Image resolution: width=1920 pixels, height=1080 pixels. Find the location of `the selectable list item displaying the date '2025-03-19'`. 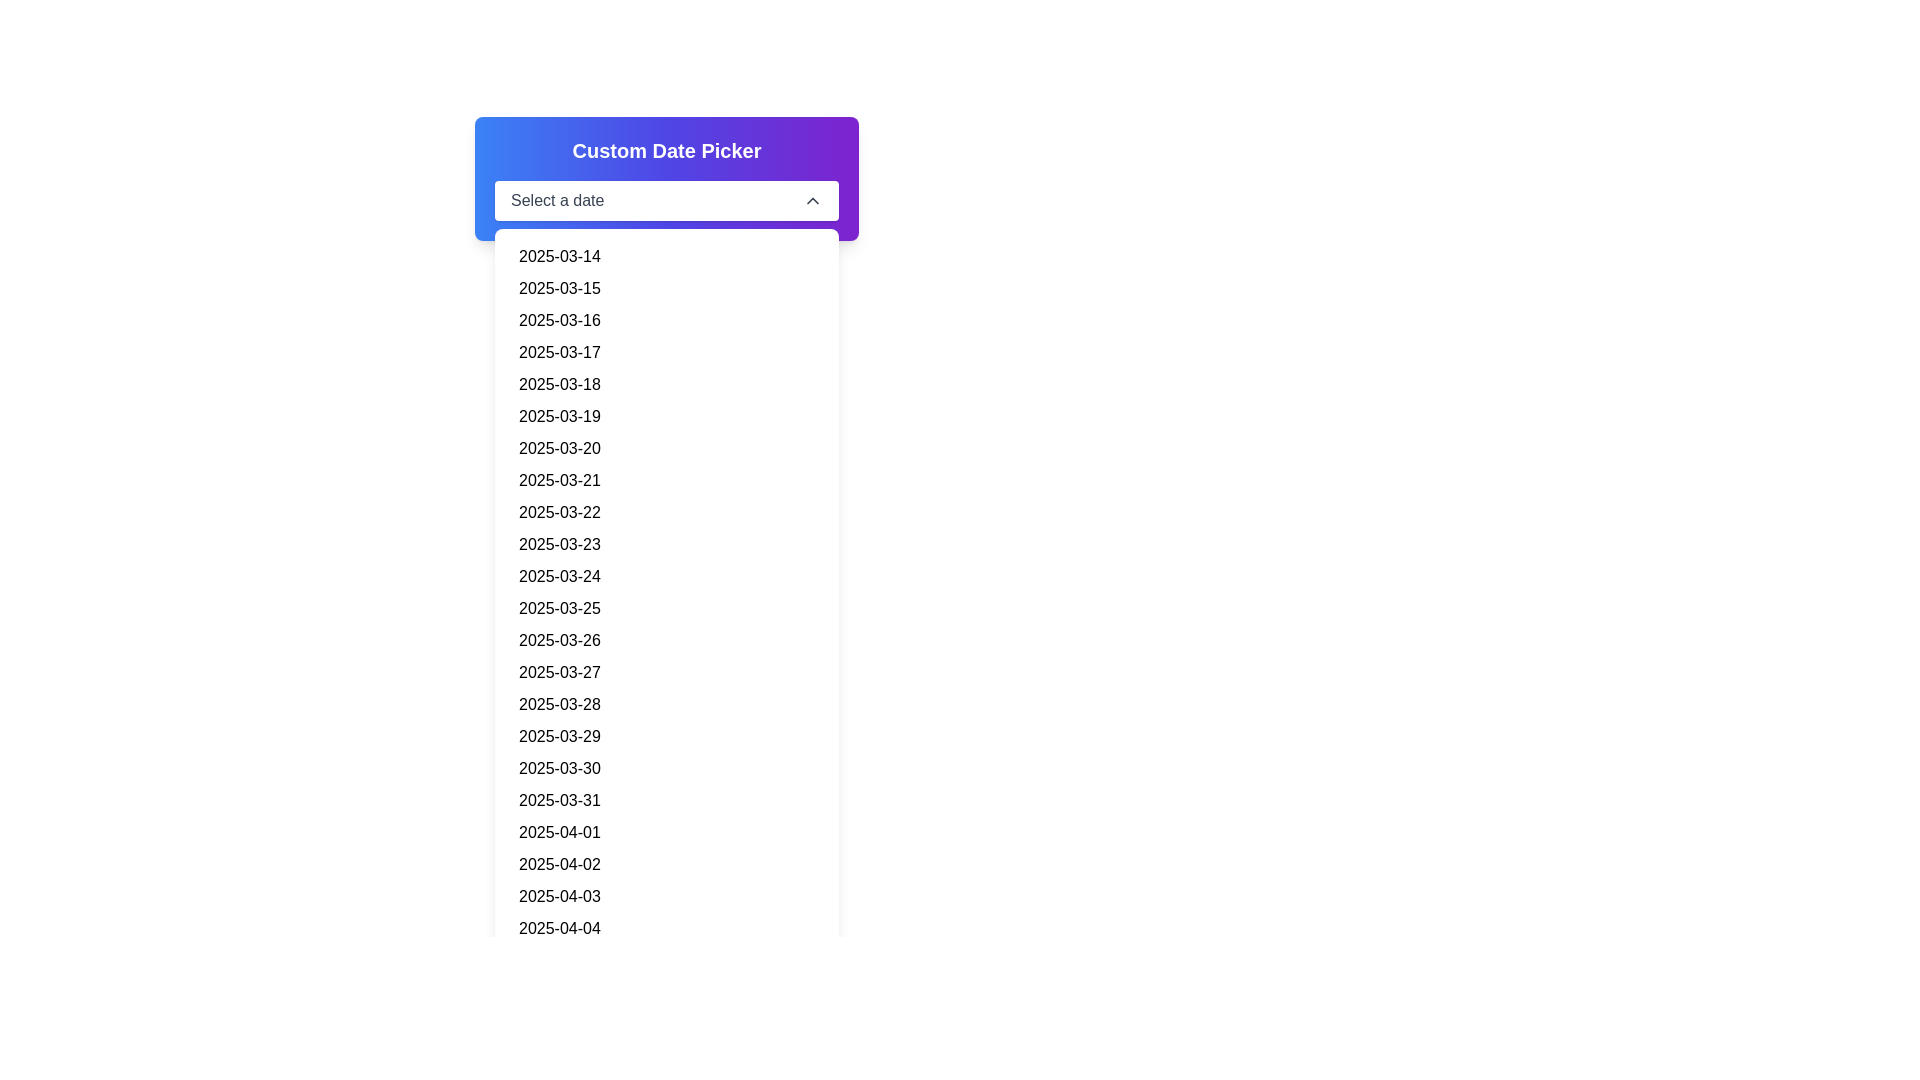

the selectable list item displaying the date '2025-03-19' is located at coordinates (667, 415).